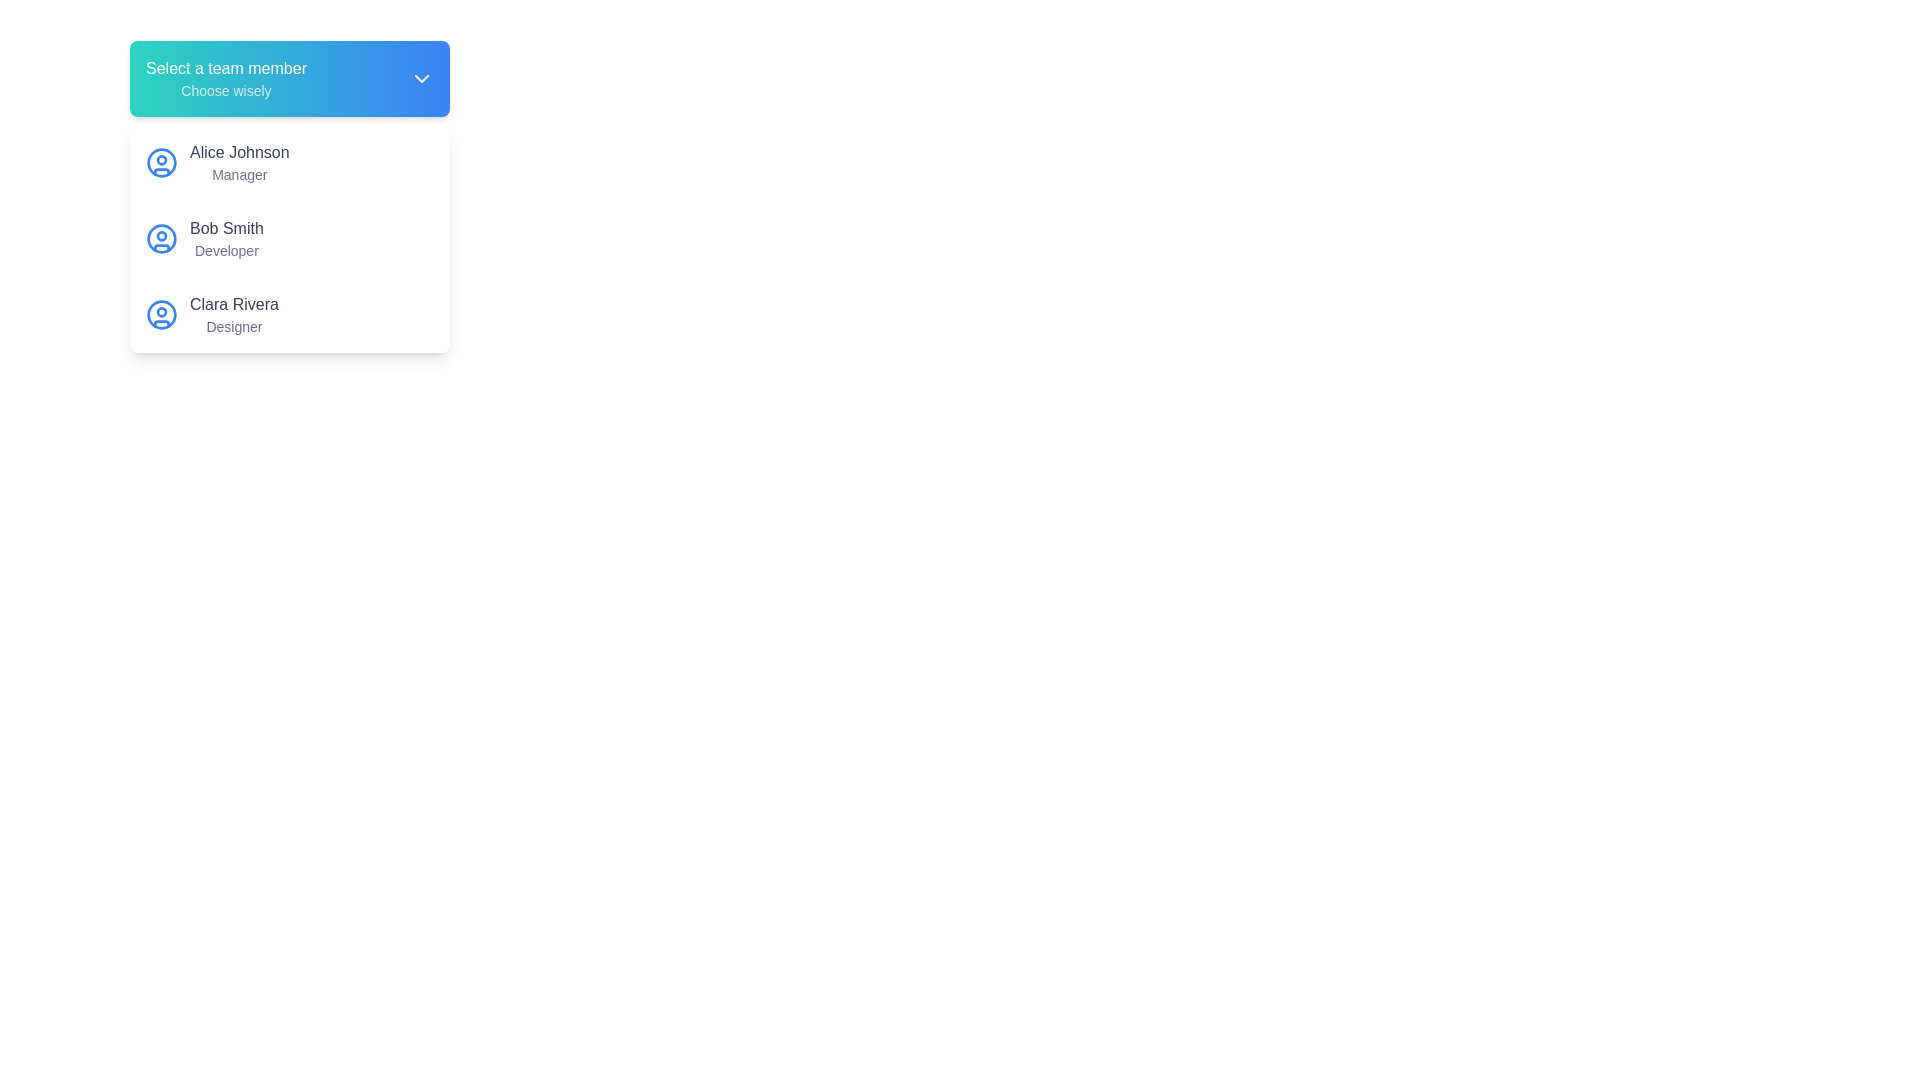 This screenshot has height=1080, width=1920. Describe the element at coordinates (162, 161) in the screenshot. I see `the icon associated with 'Alice Johnson - Manager' by targeting the blue outlined circular SVG element next to it` at that location.